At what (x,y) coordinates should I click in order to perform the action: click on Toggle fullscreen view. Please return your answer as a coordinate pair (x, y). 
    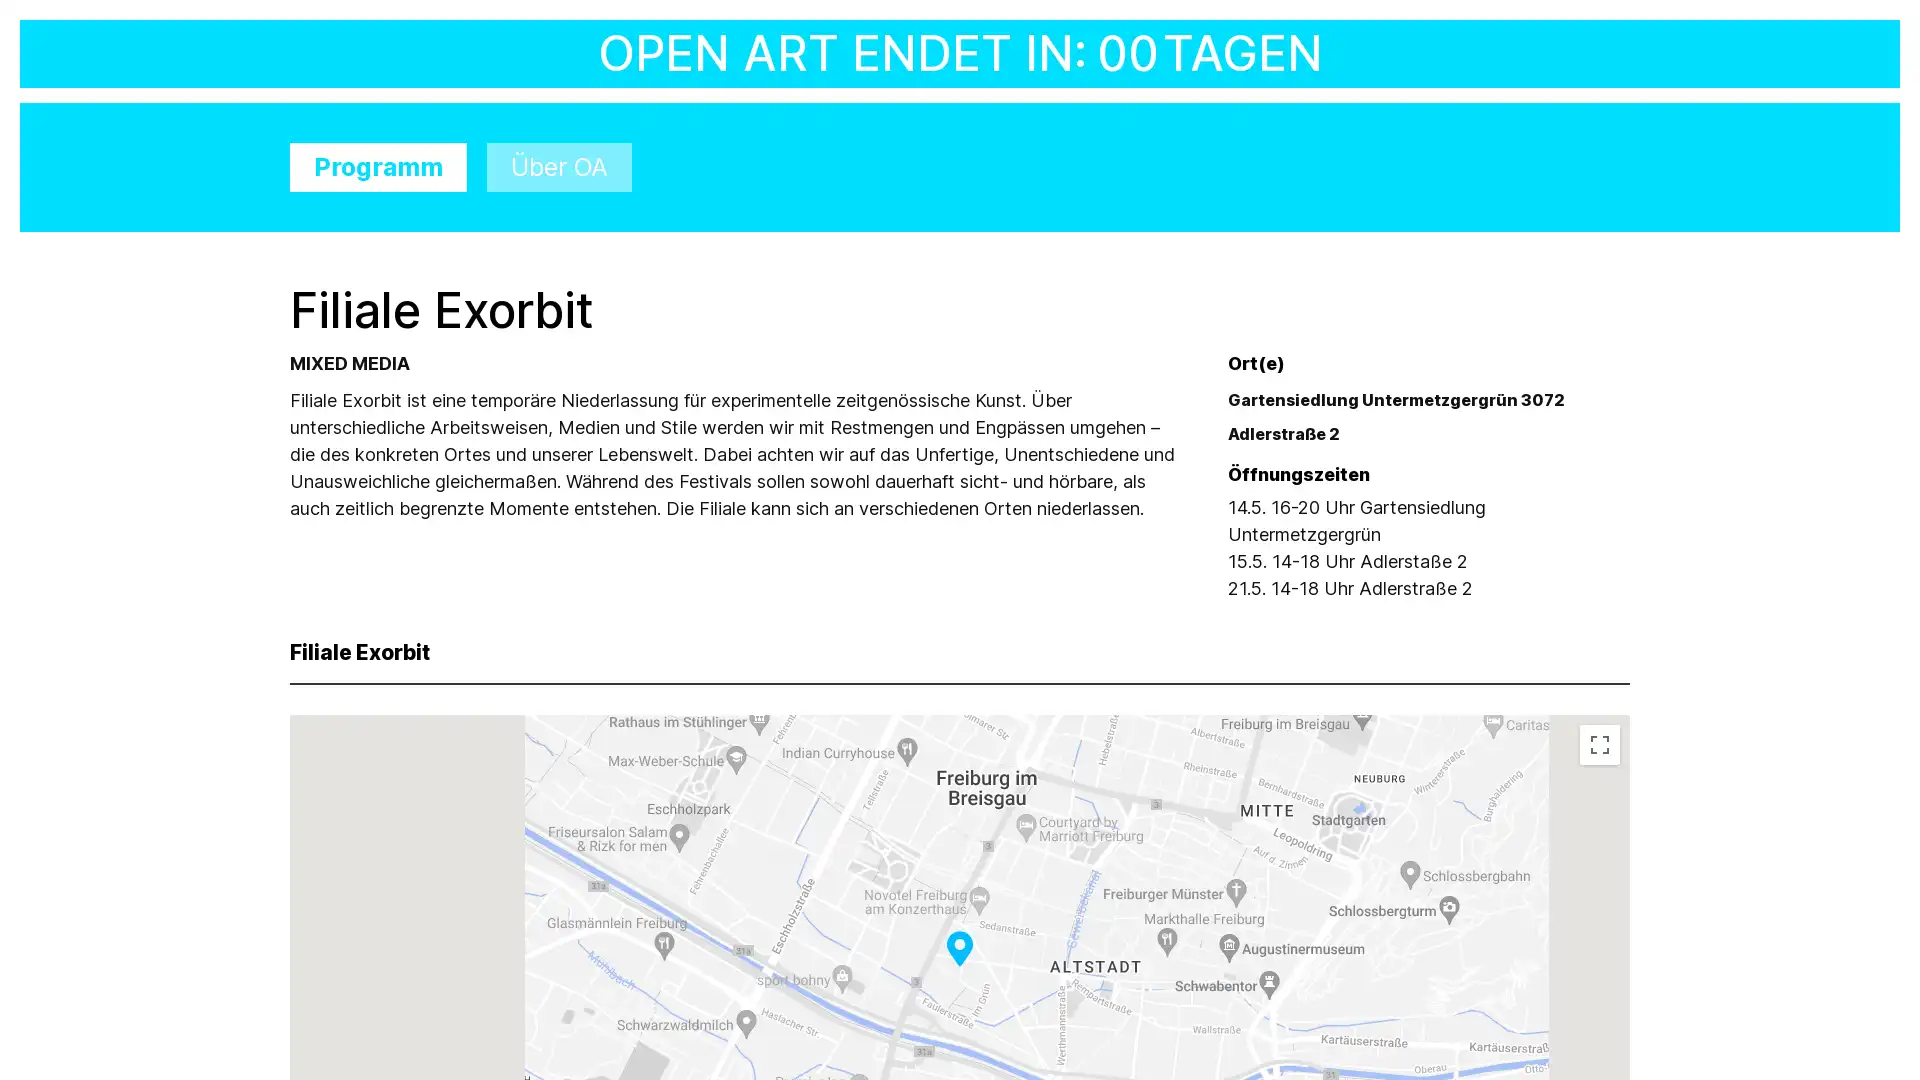
    Looking at the image, I should click on (1598, 744).